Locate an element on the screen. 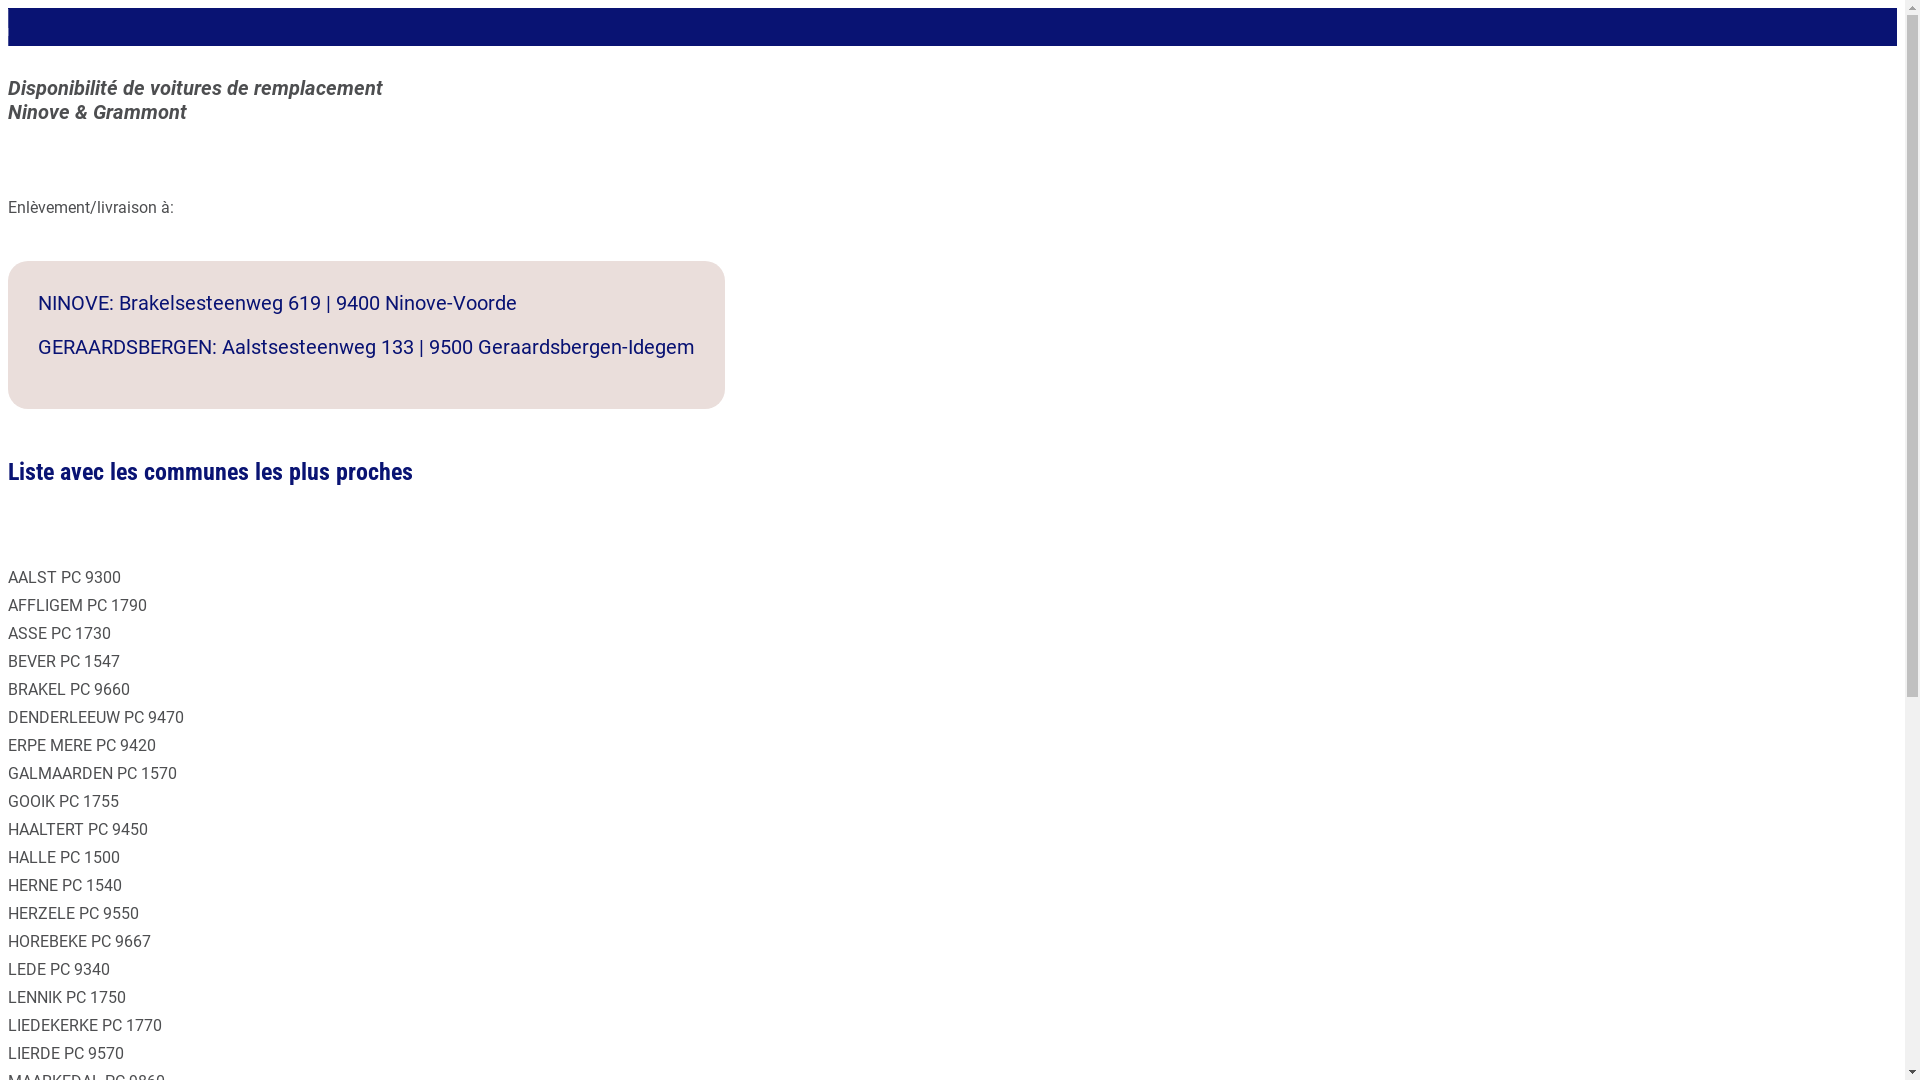  'NEDERLANDS' is located at coordinates (28, 42).